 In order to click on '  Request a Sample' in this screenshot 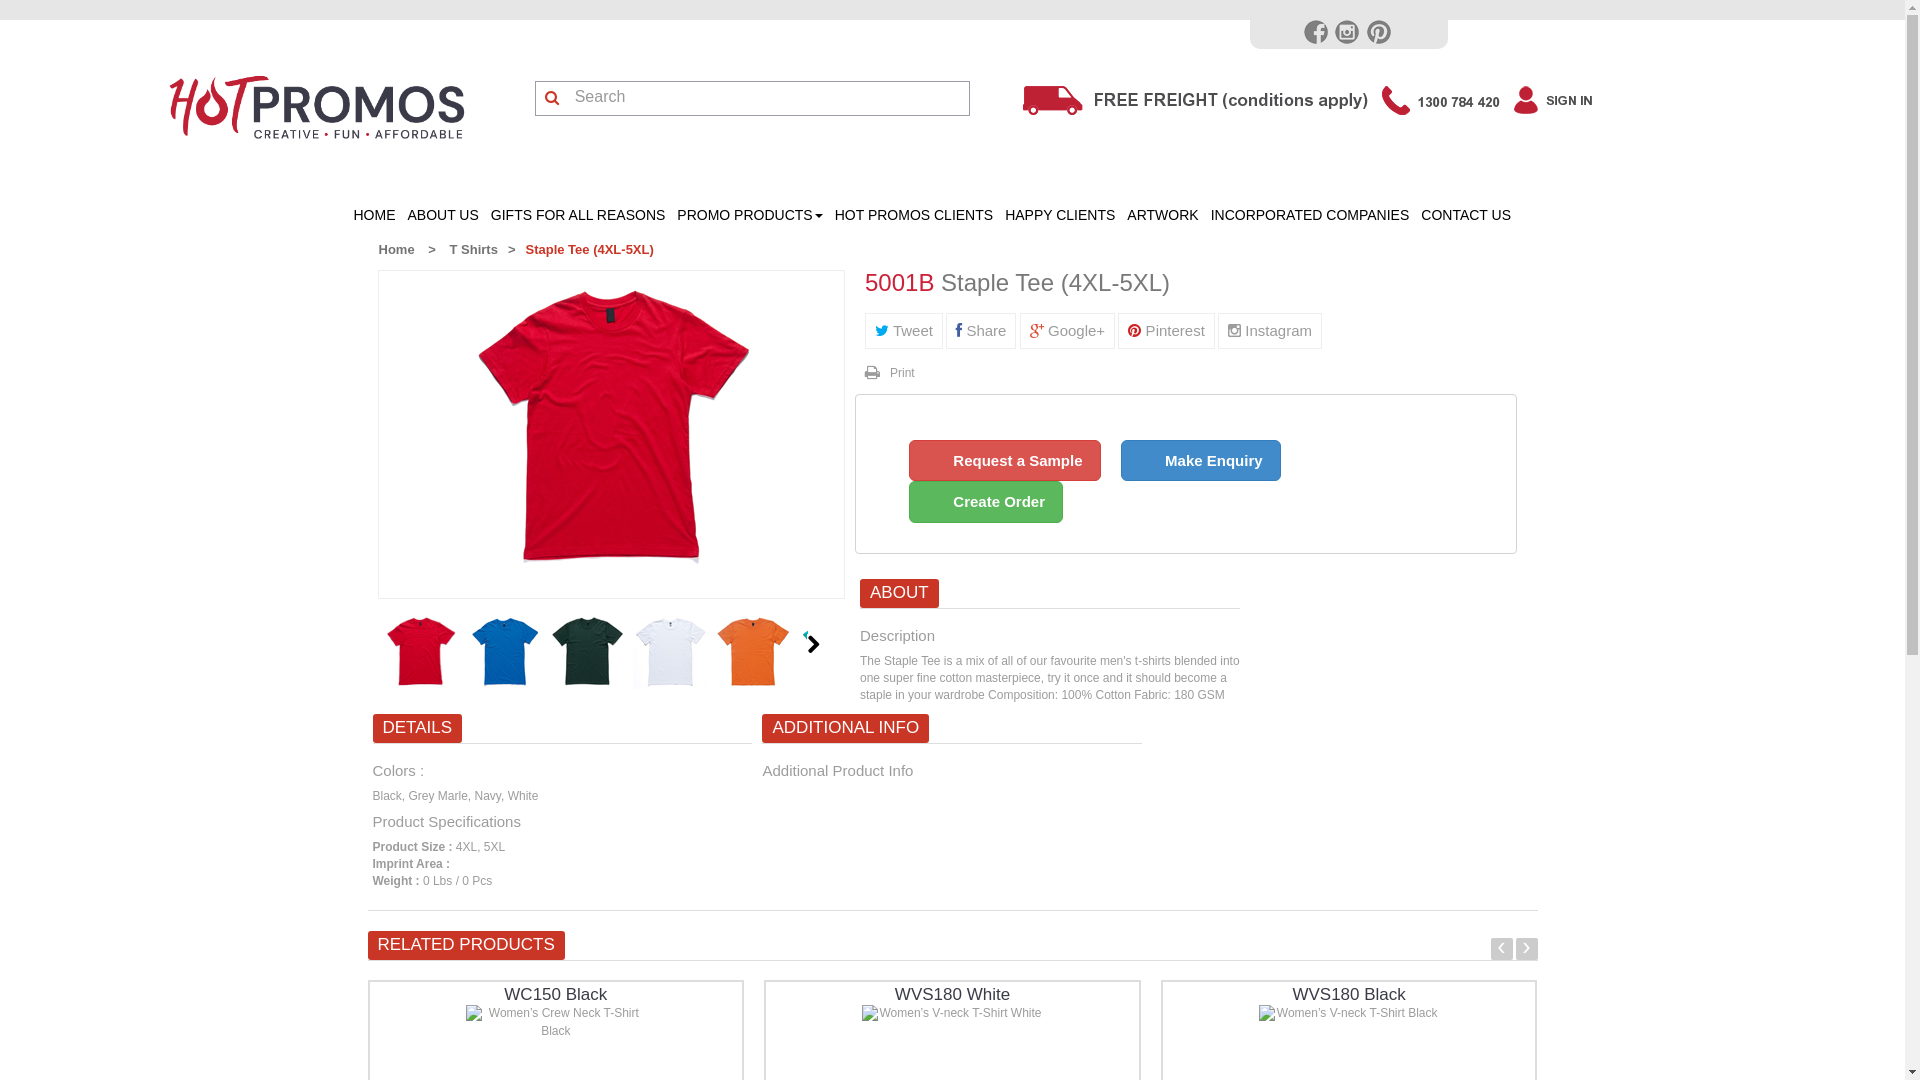, I will do `click(1004, 461)`.